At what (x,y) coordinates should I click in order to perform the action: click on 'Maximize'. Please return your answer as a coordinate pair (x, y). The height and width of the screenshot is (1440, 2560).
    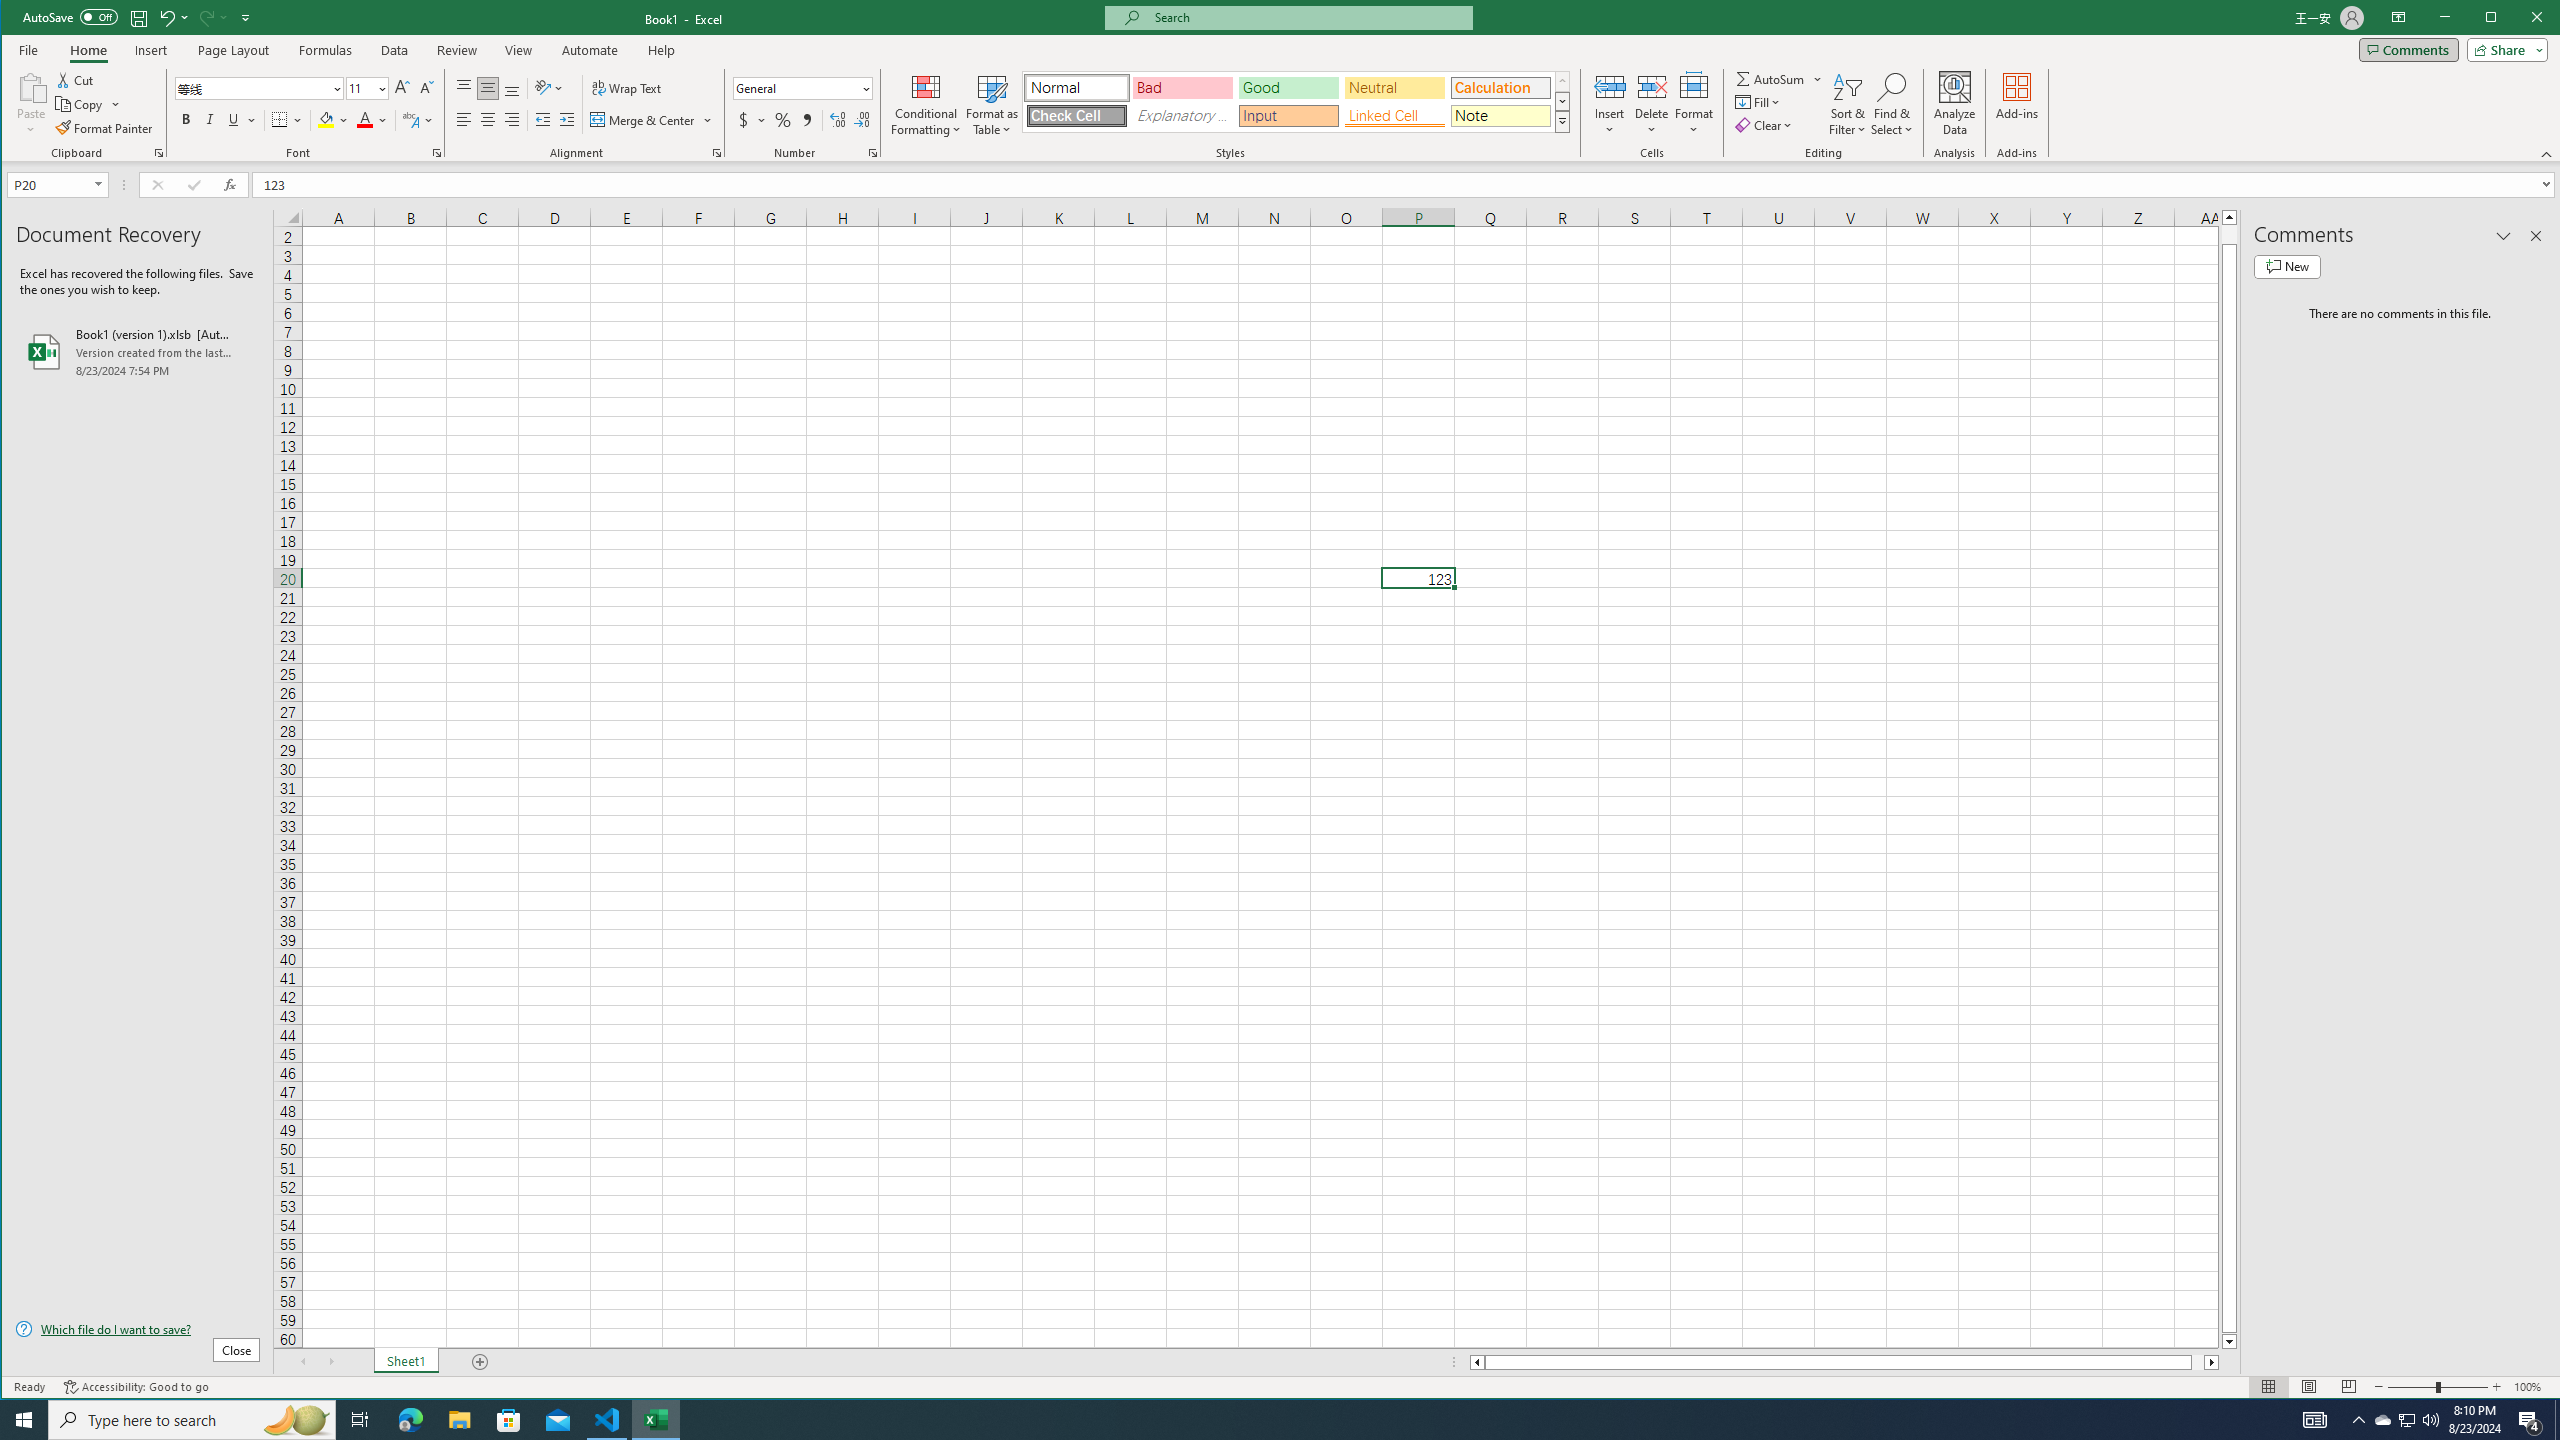
    Looking at the image, I should click on (2519, 19).